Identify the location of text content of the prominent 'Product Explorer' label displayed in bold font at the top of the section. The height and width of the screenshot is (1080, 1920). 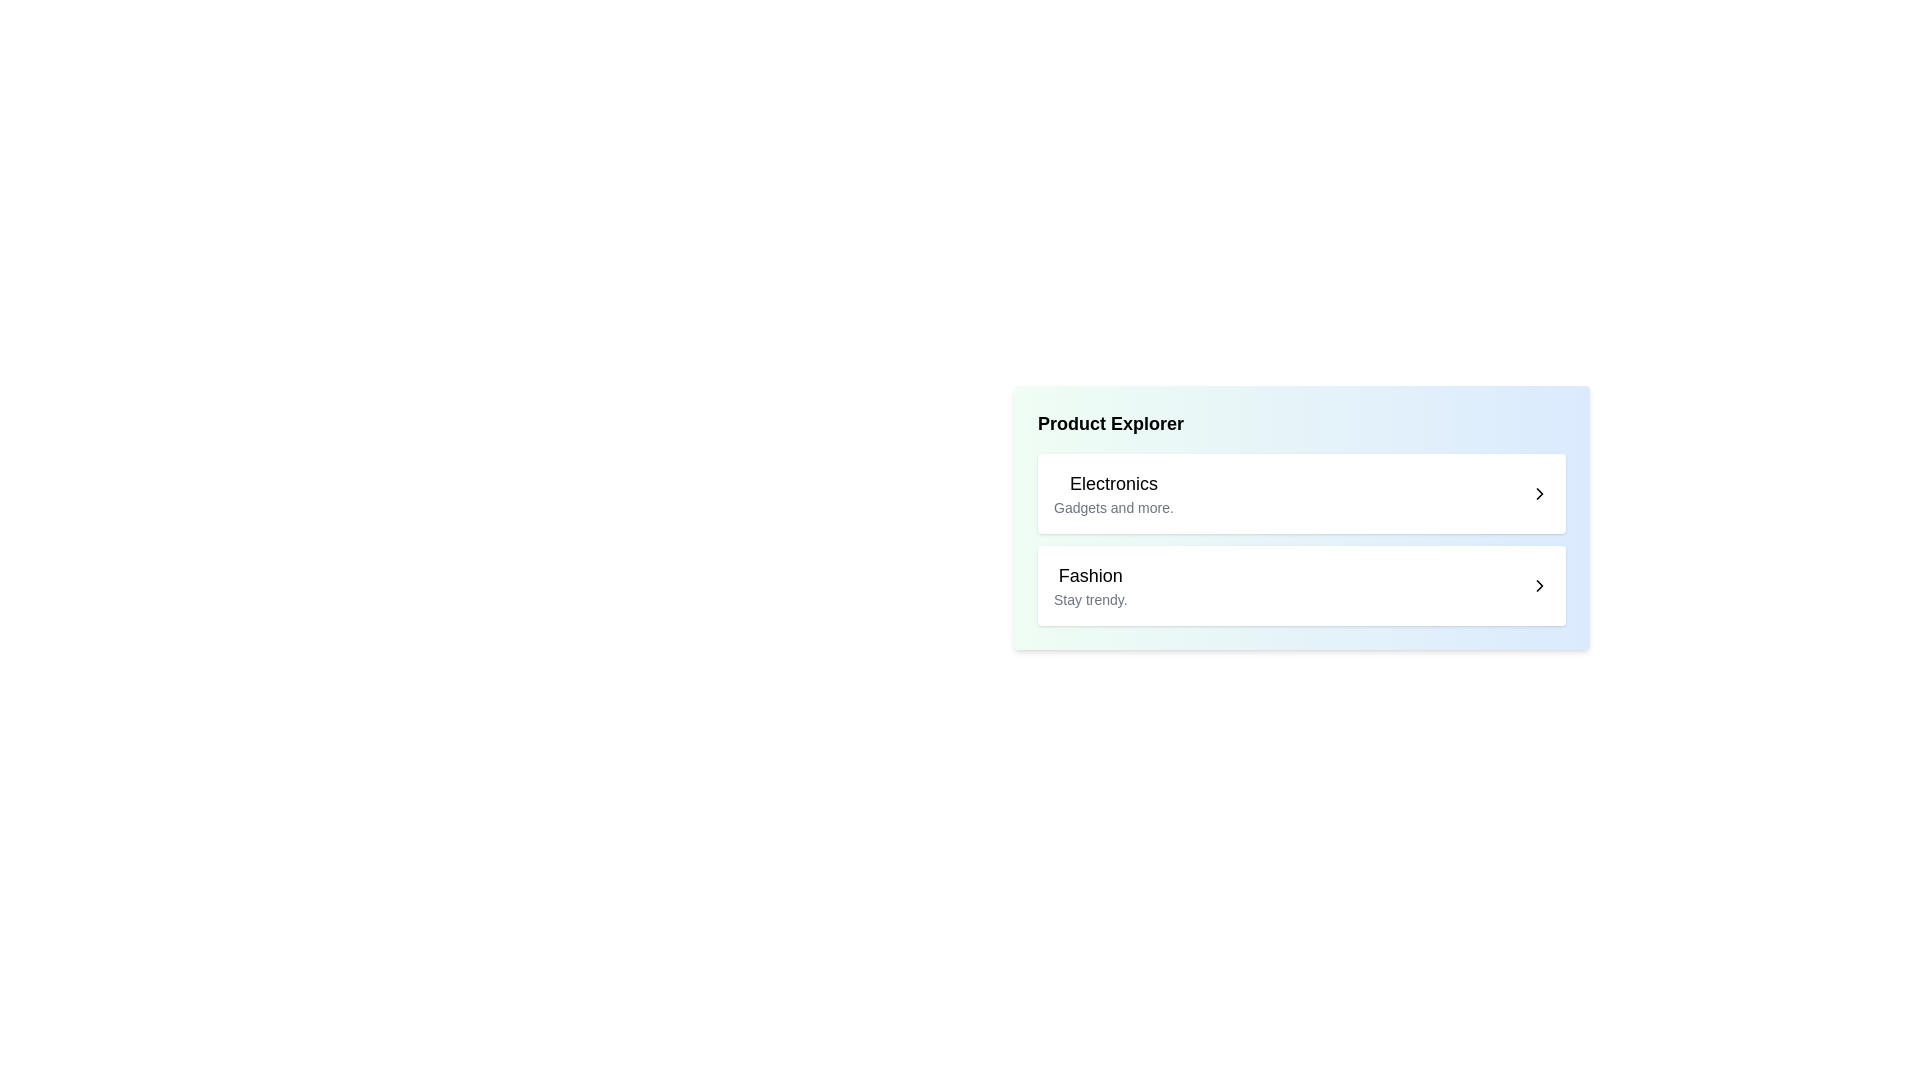
(1110, 423).